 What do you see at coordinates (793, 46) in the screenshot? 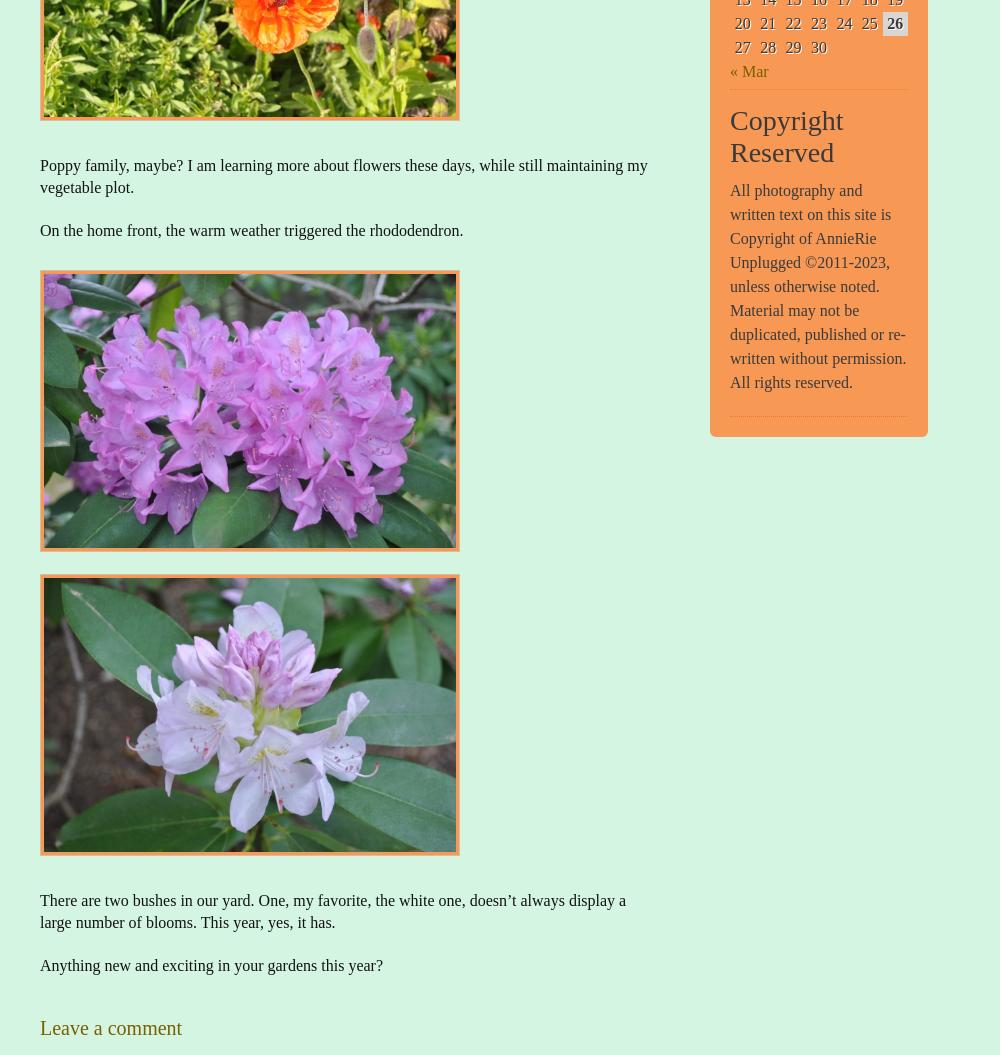
I see `'29'` at bounding box center [793, 46].